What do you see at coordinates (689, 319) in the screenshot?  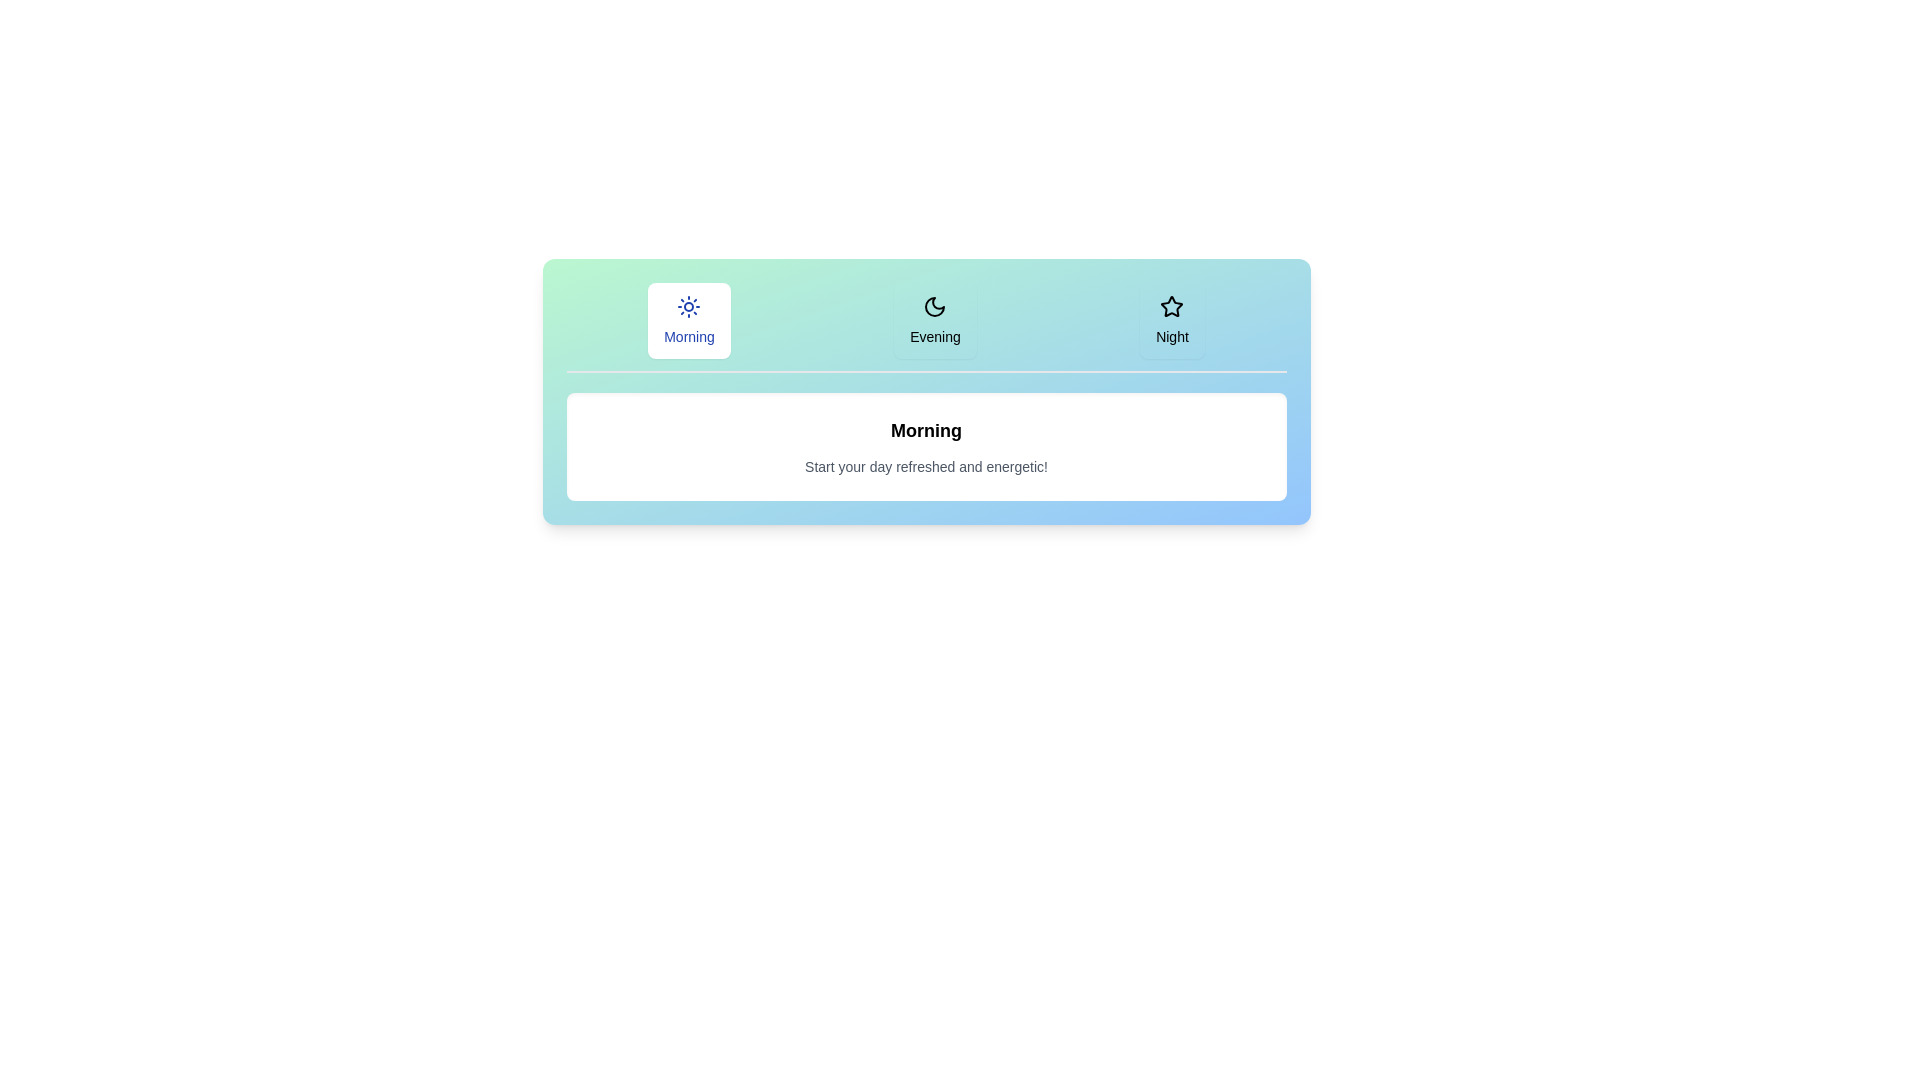 I see `the Morning tab by clicking on it` at bounding box center [689, 319].